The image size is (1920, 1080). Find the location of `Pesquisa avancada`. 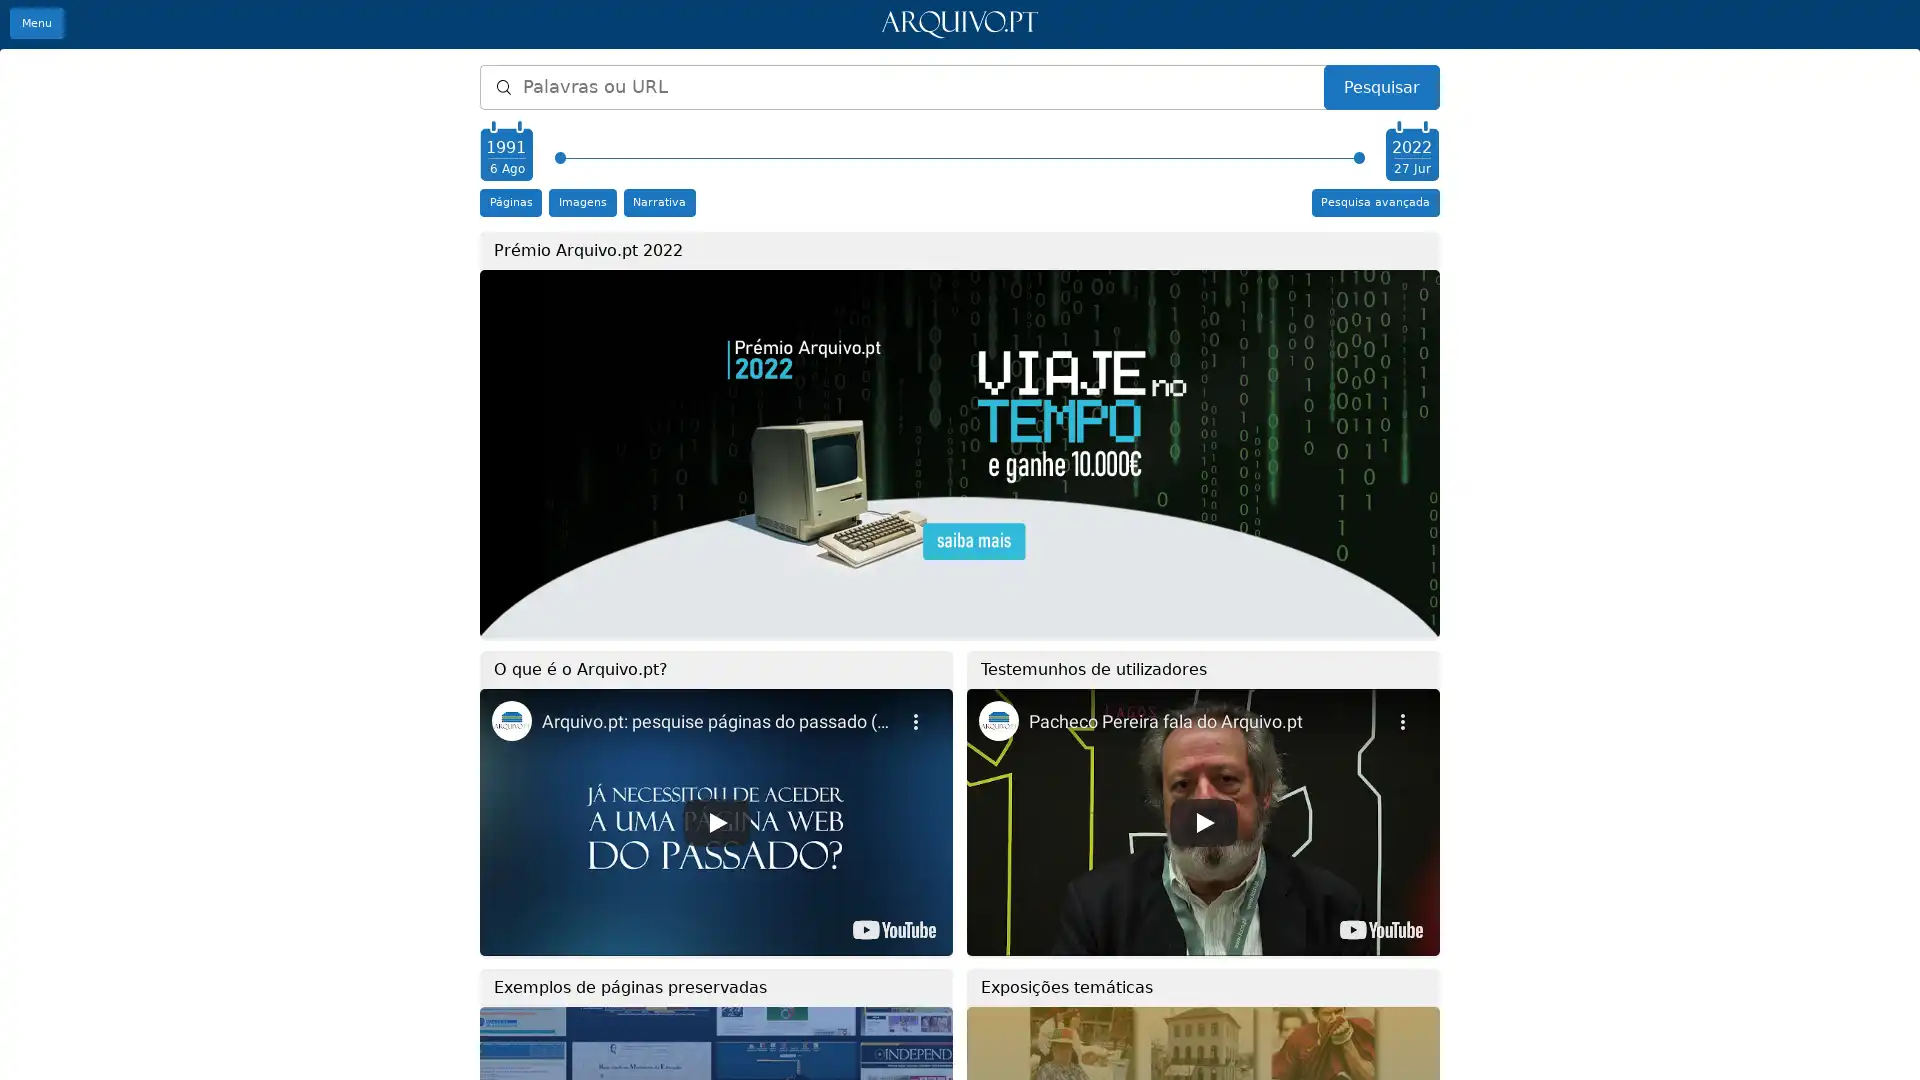

Pesquisa avancada is located at coordinates (1374, 202).